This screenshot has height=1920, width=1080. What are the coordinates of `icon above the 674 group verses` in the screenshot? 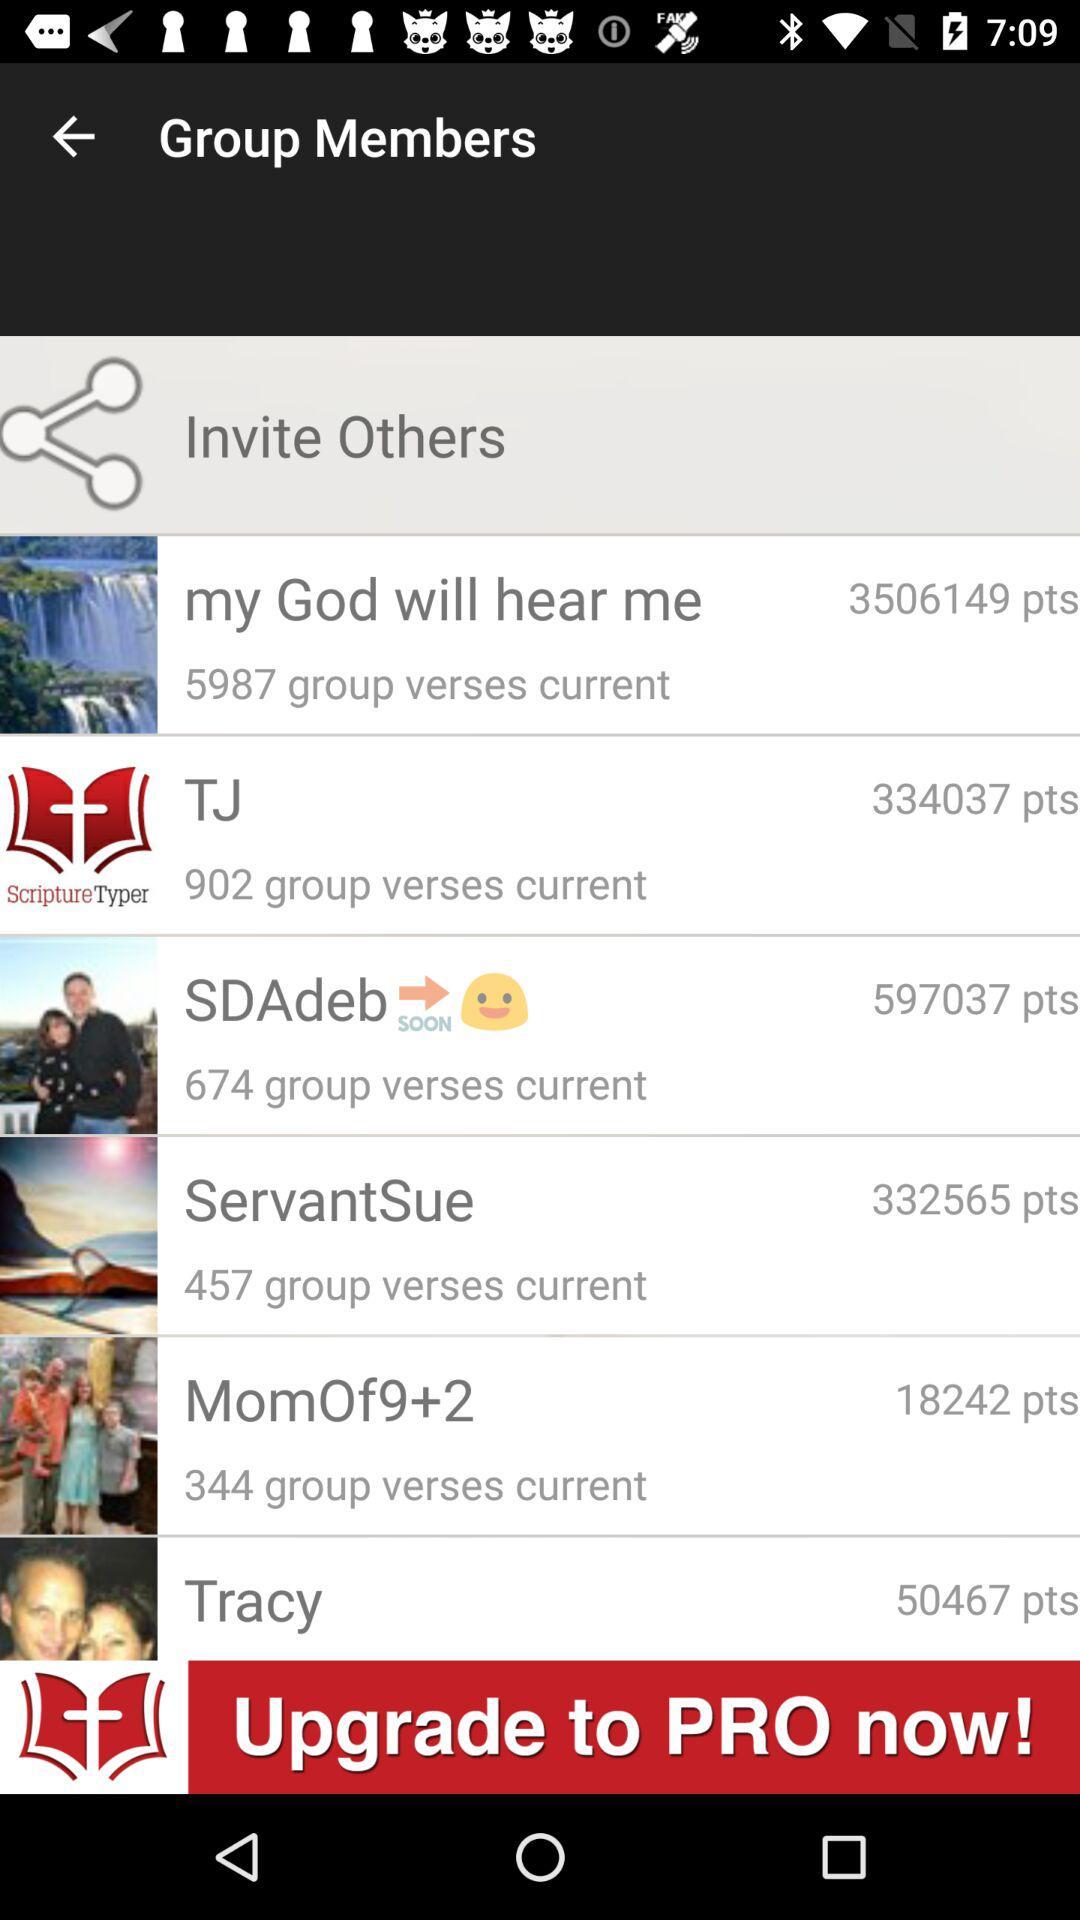 It's located at (526, 997).